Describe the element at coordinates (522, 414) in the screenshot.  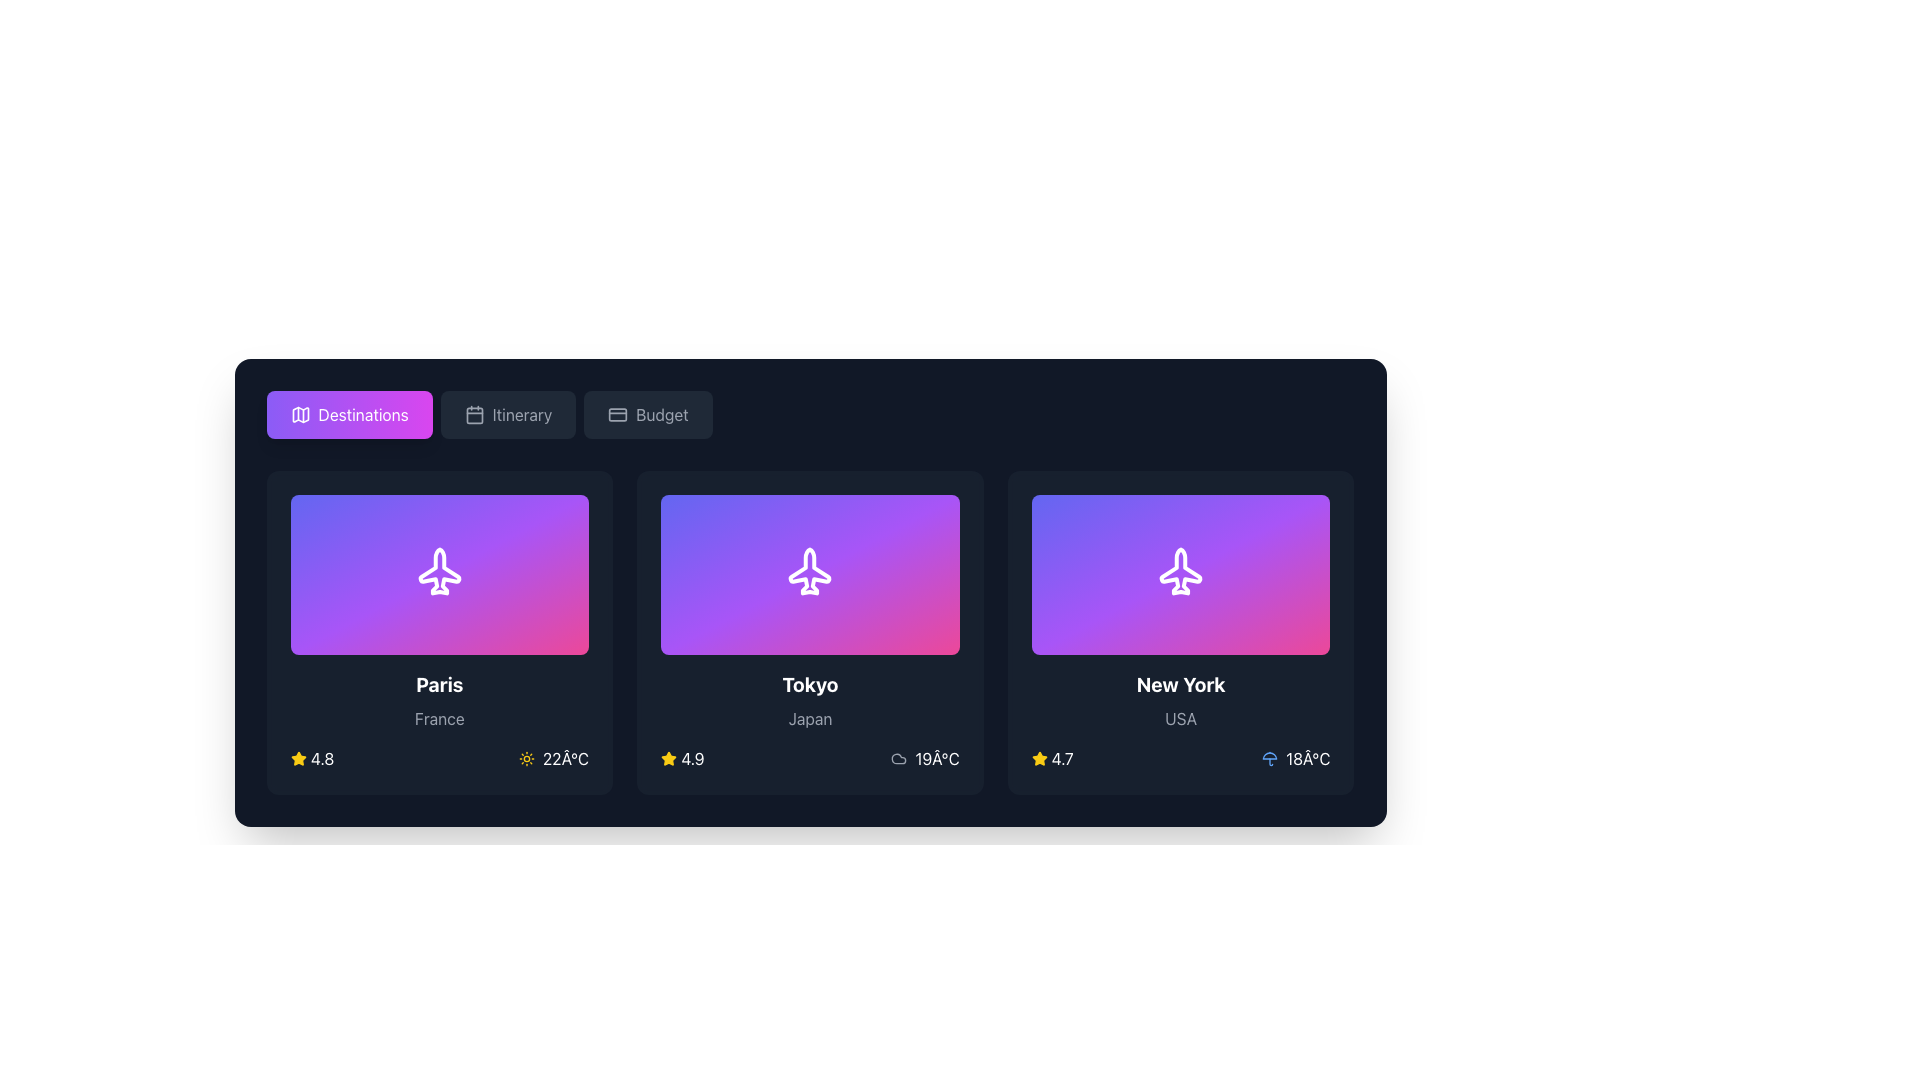
I see `text element that is centrally positioned within a button-like structure, which indicates navigational or filtering features for itineraries` at that location.